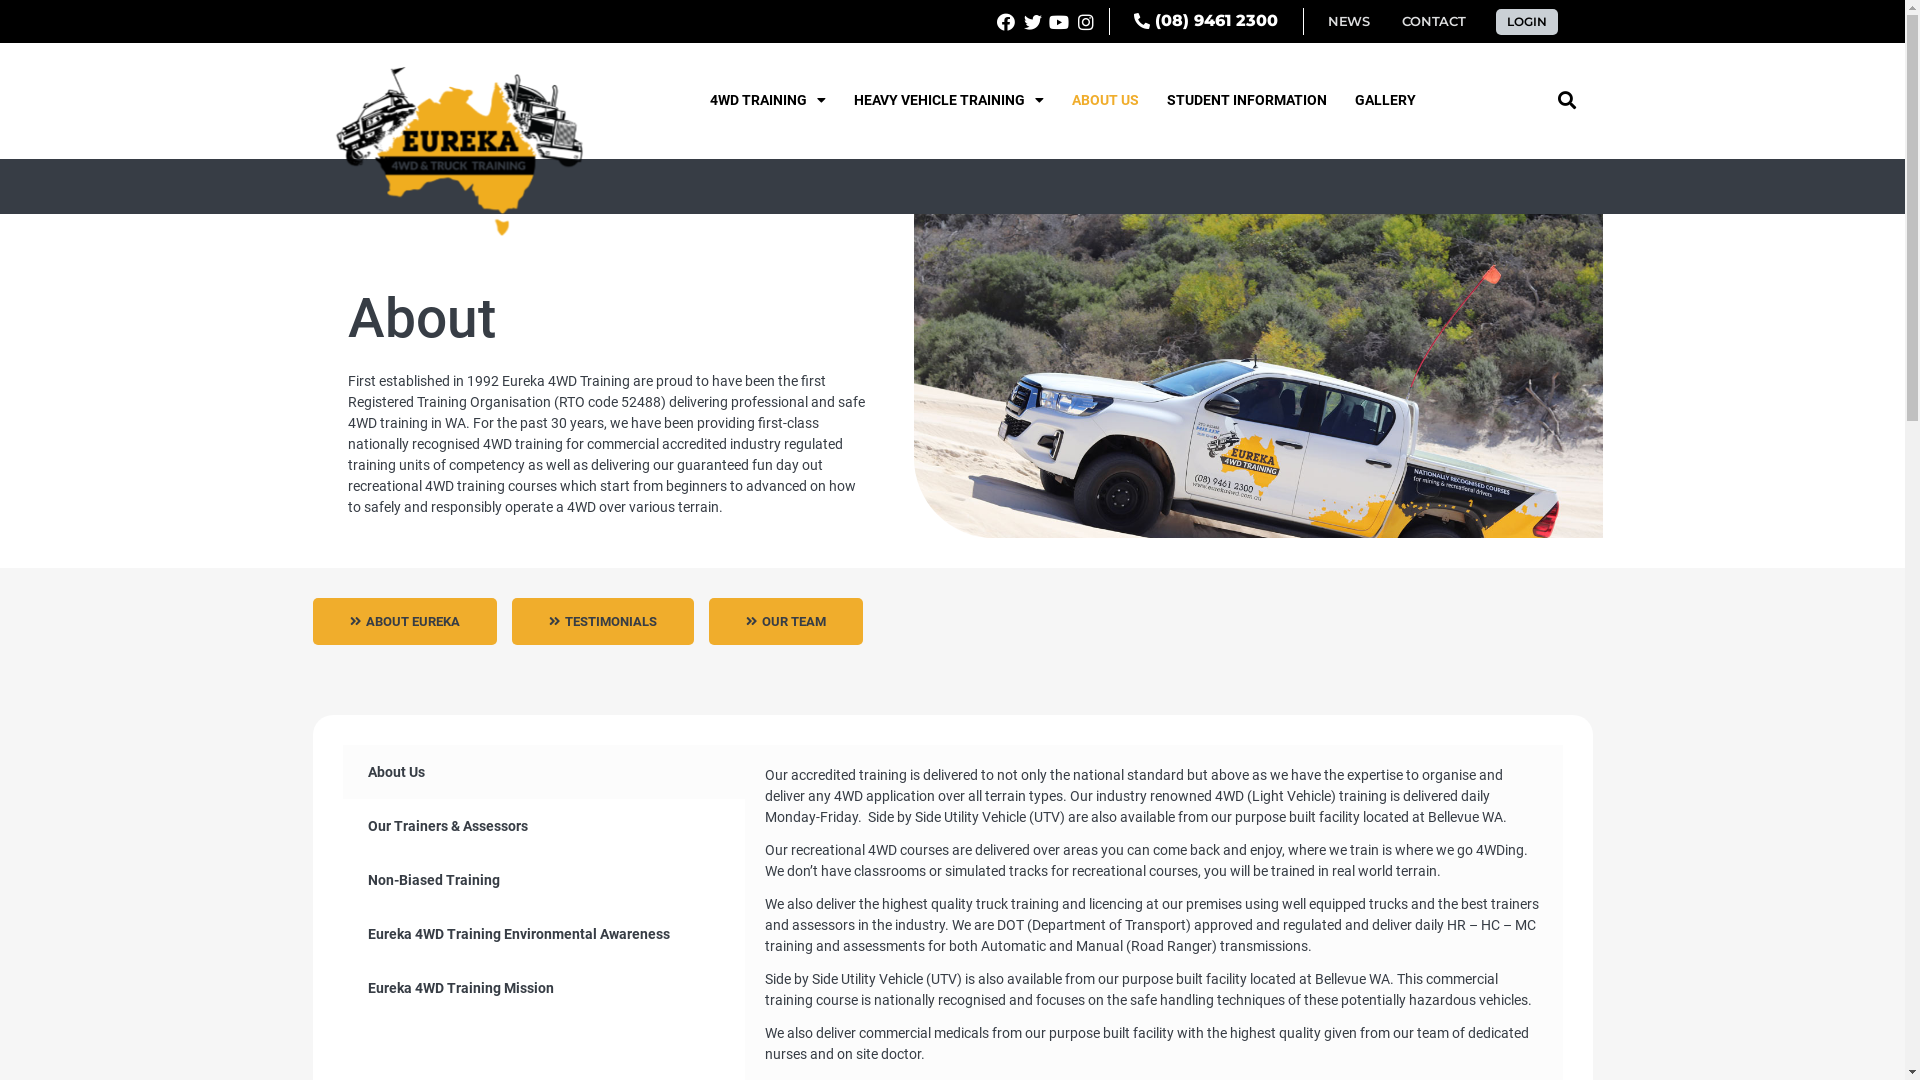  Describe the element at coordinates (1204, 21) in the screenshot. I see `'(08) 9461 2300'` at that location.